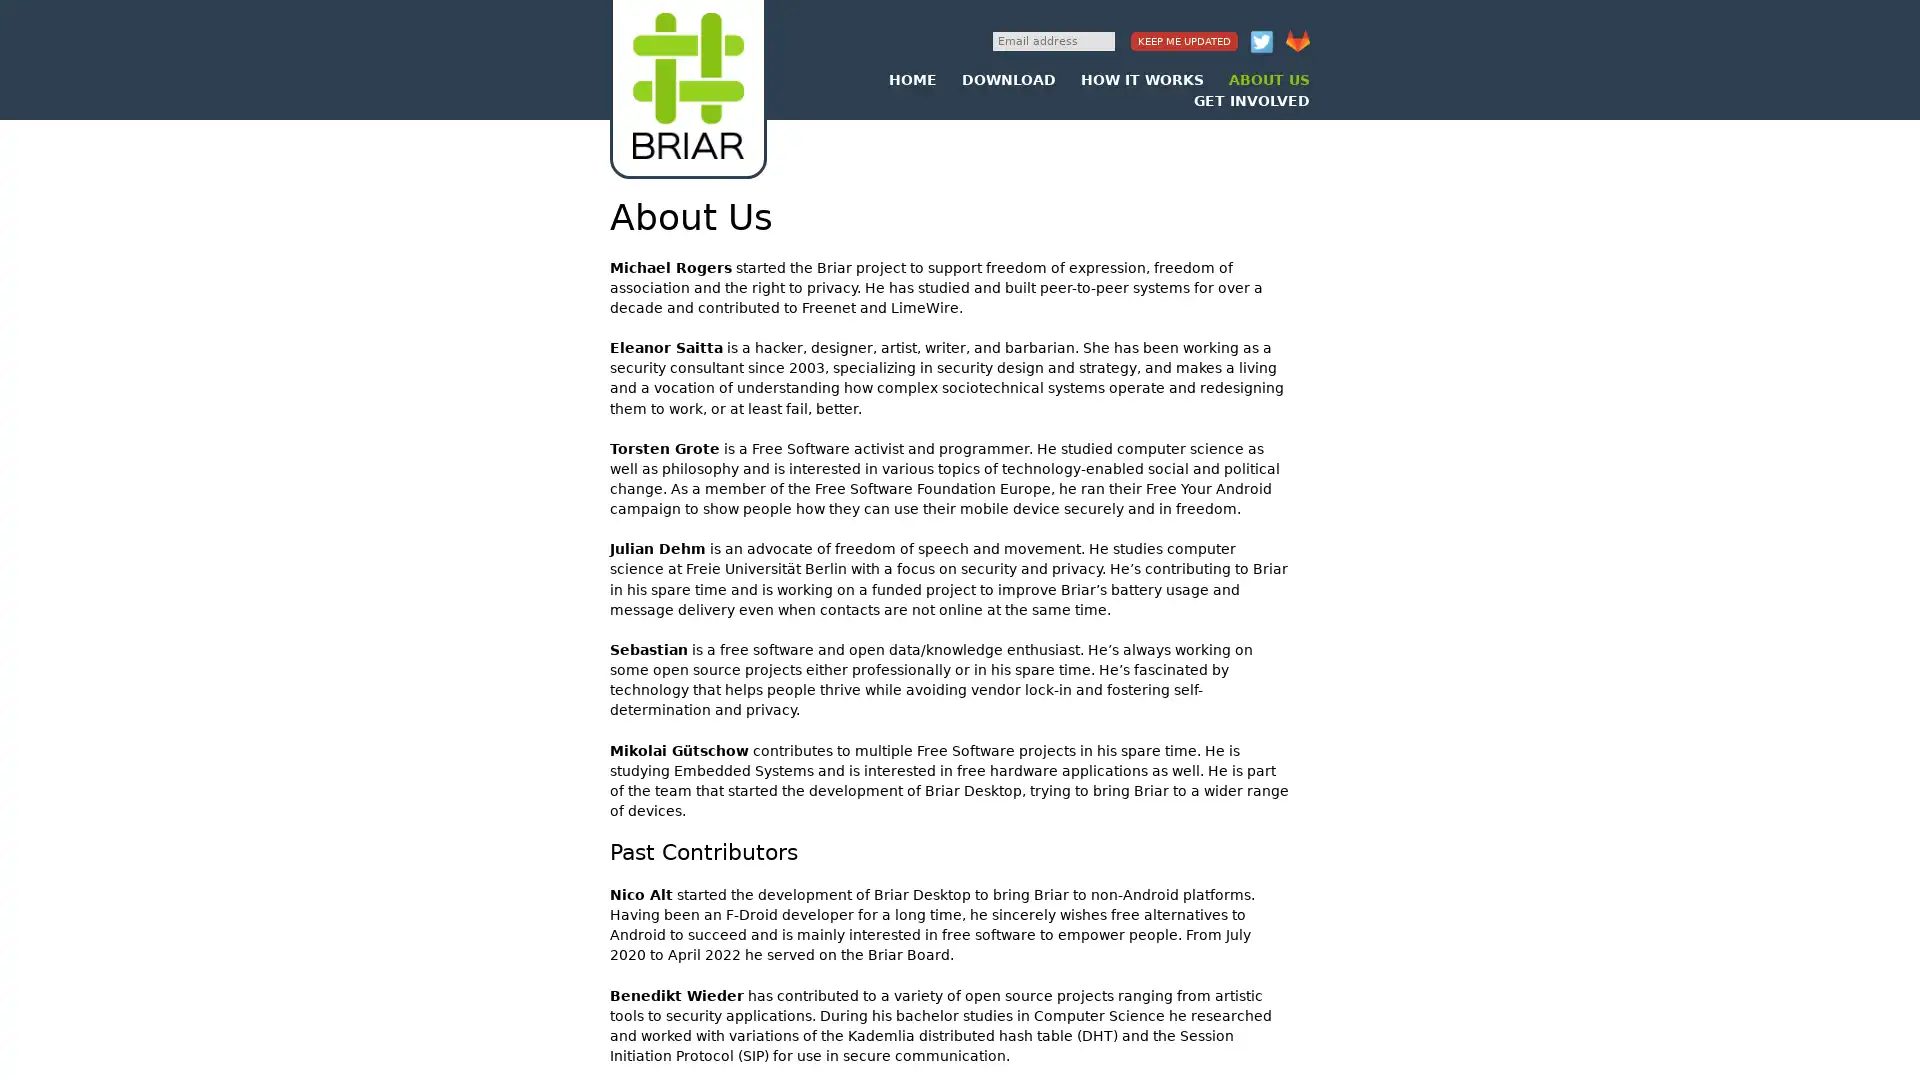 This screenshot has width=1920, height=1080. What do you see at coordinates (1184, 41) in the screenshot?
I see `KEEP ME UPDATED` at bounding box center [1184, 41].